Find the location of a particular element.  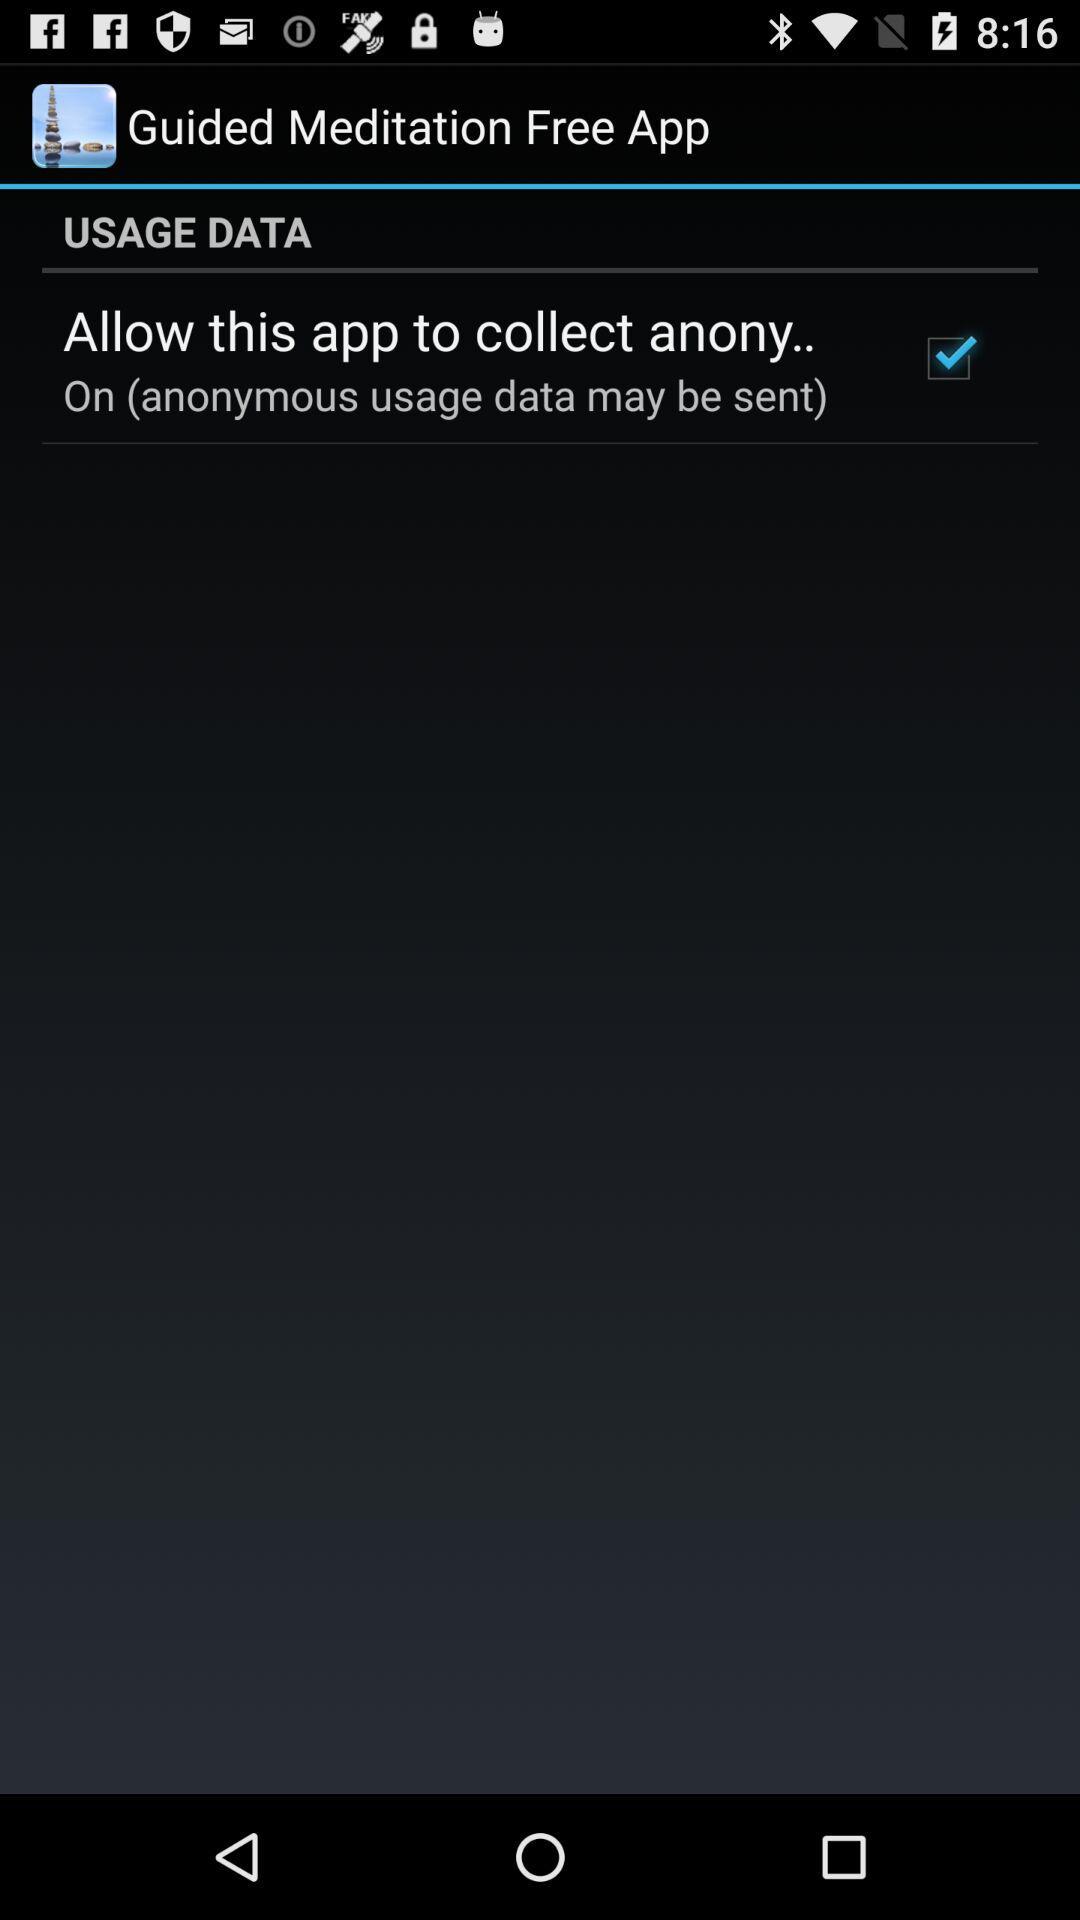

the item to the right of allow this app item is located at coordinates (947, 358).